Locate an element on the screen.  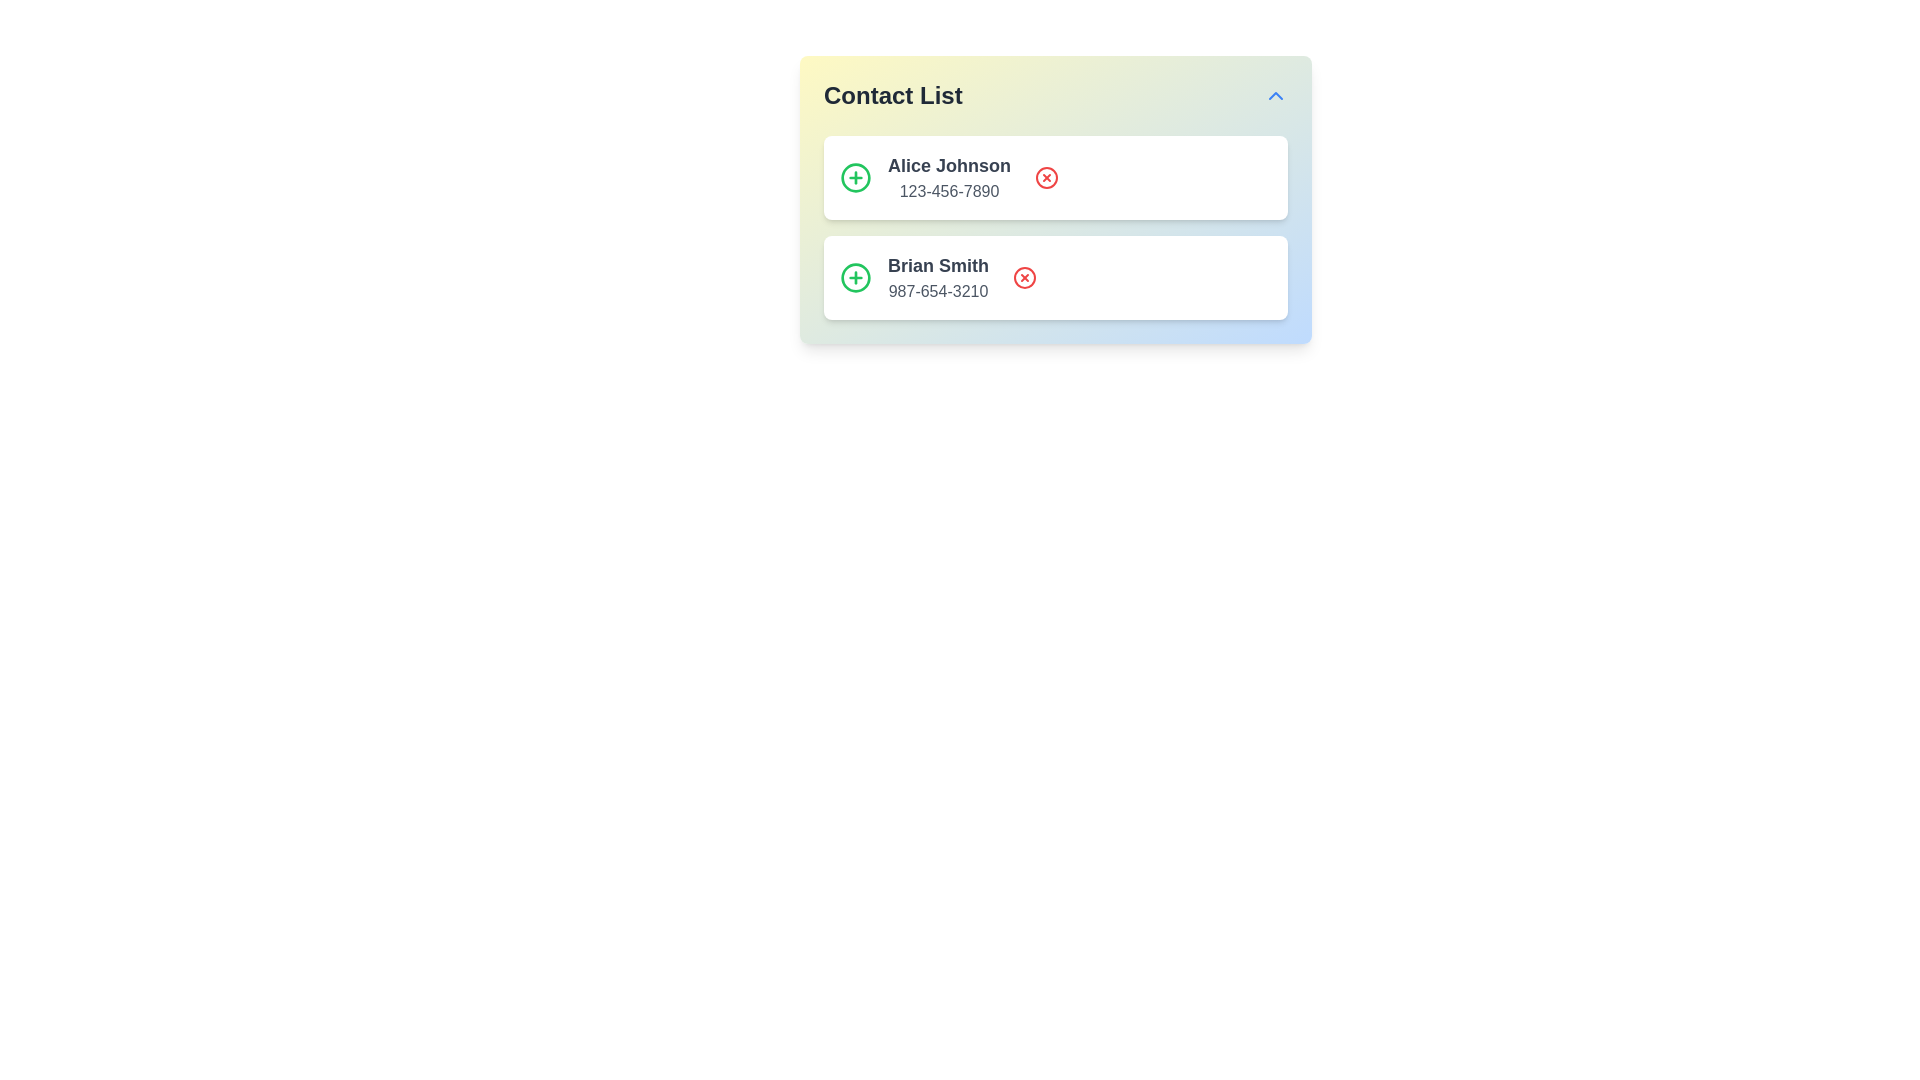
the icon button located to the left of the contact entry for 'Alice Johnson' is located at coordinates (855, 176).